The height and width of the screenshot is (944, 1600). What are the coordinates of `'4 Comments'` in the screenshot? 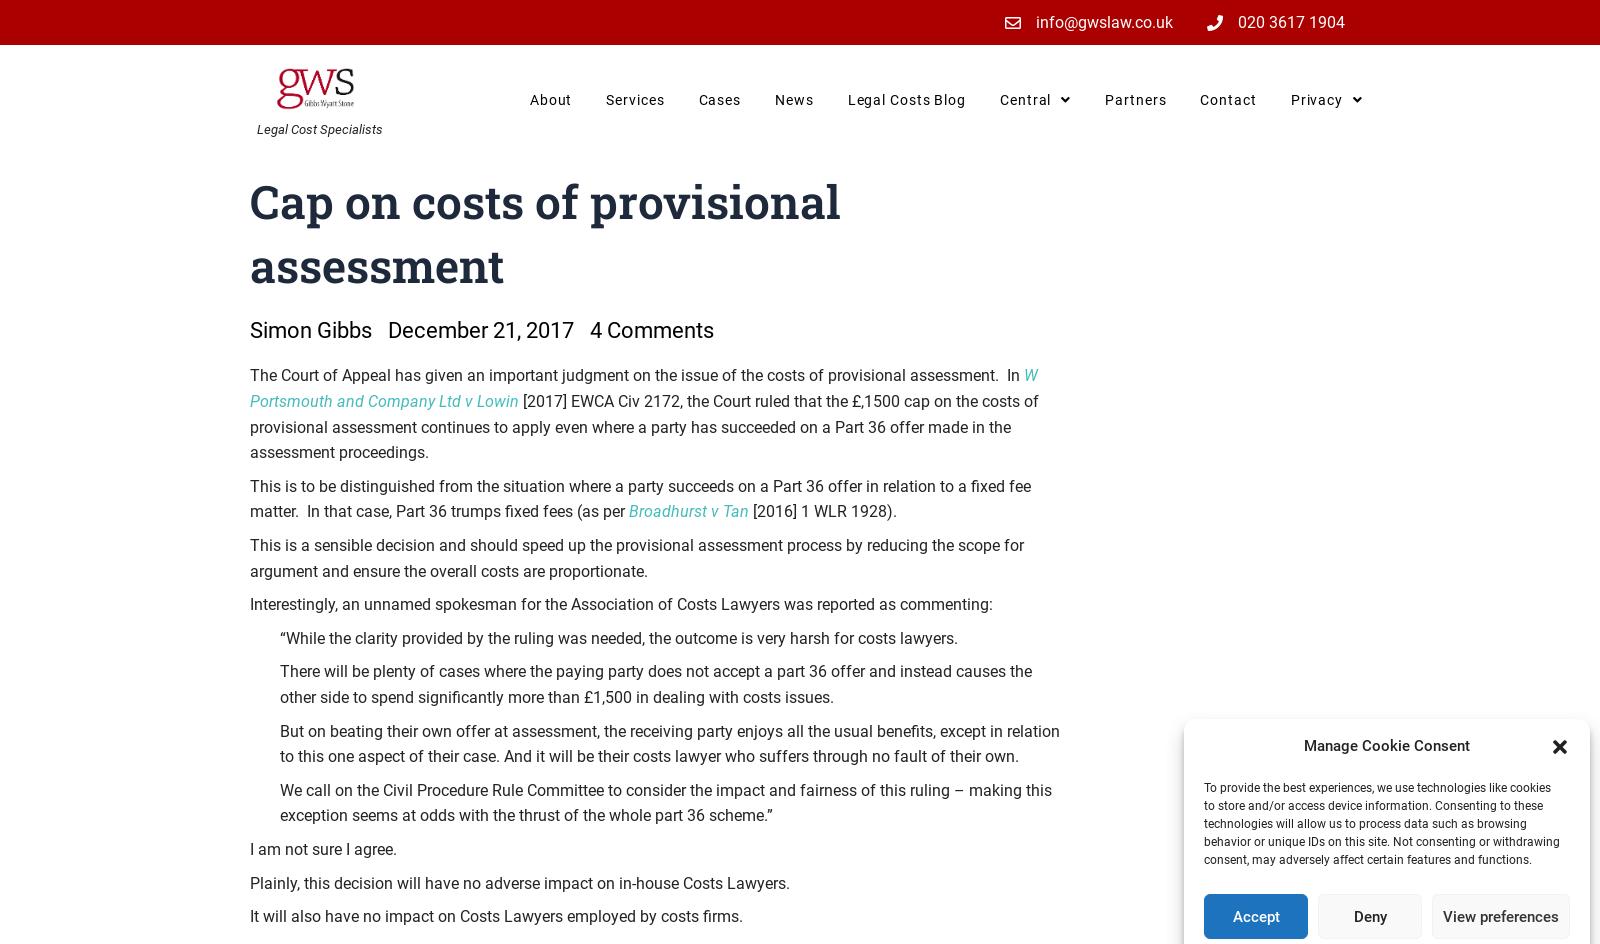 It's located at (652, 328).